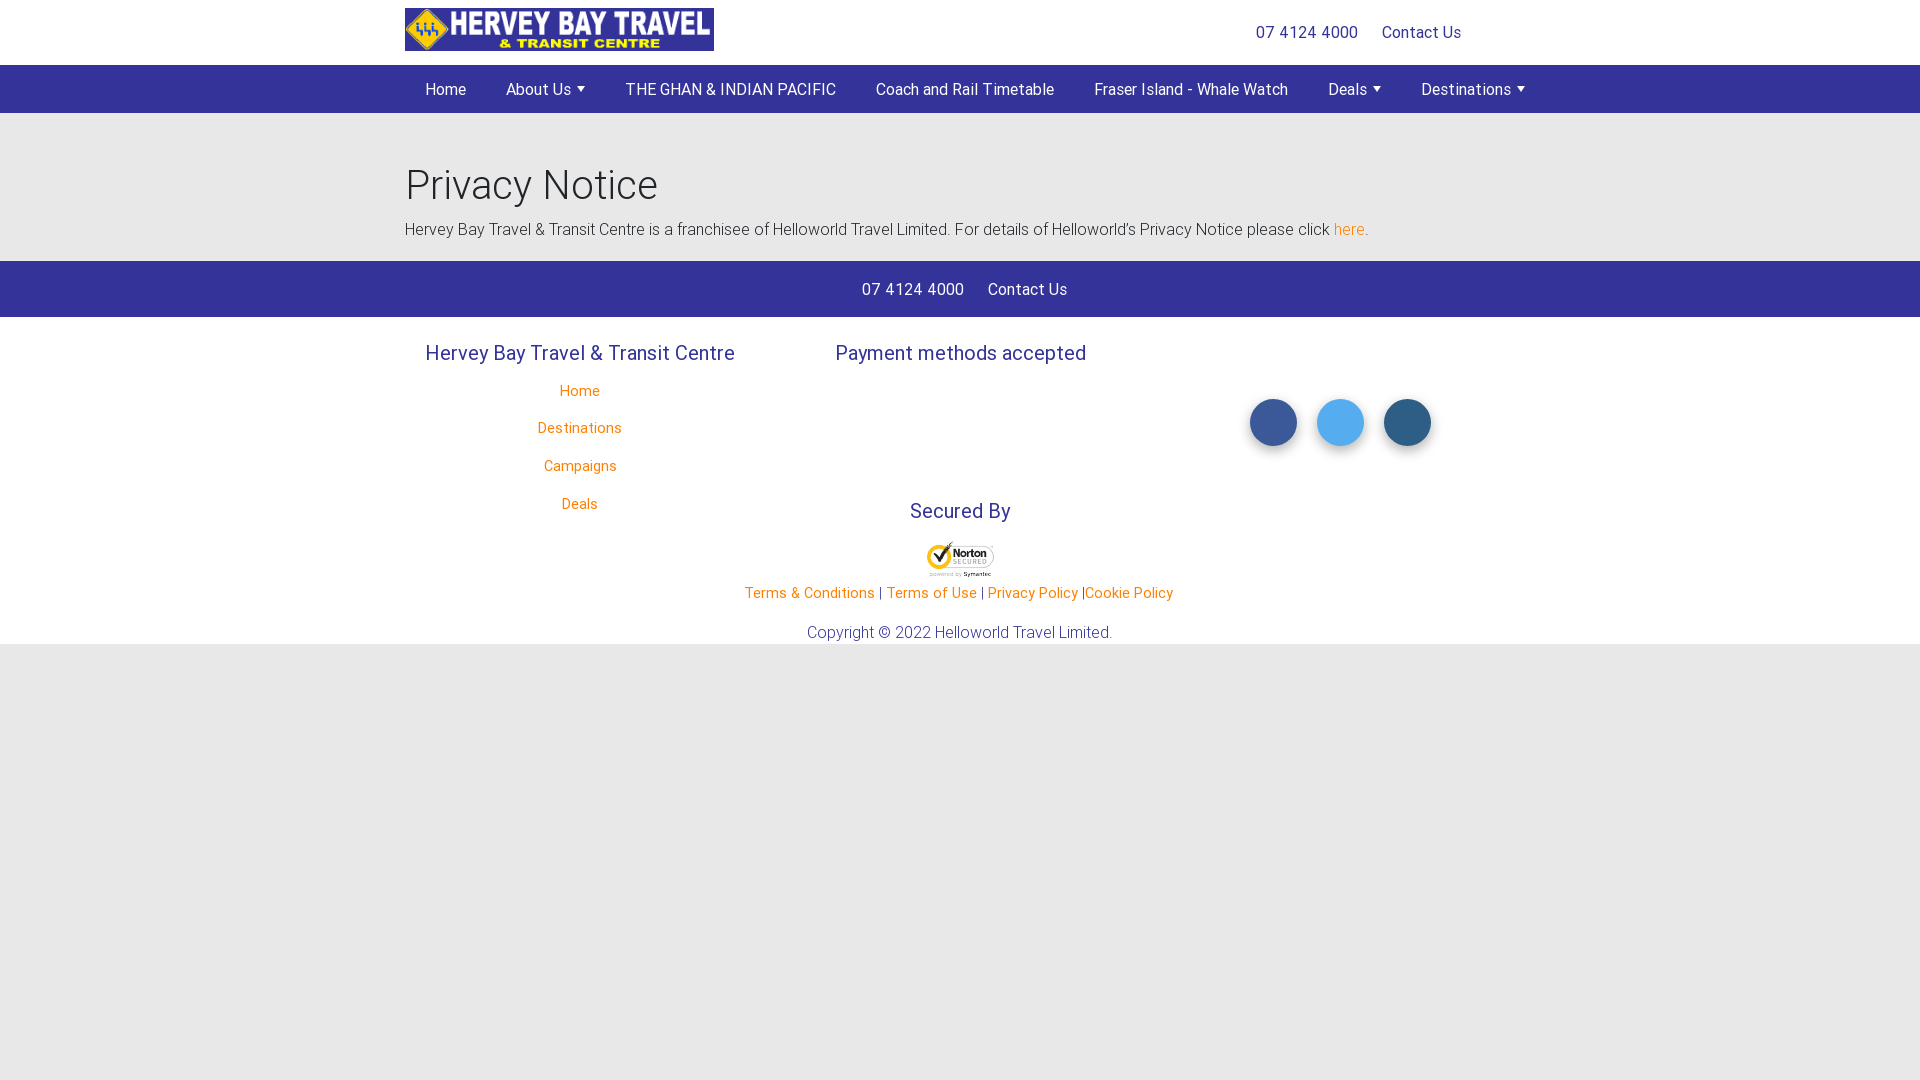 This screenshot has height=1080, width=1920. I want to click on 'Privacy Policy', so click(1032, 592).